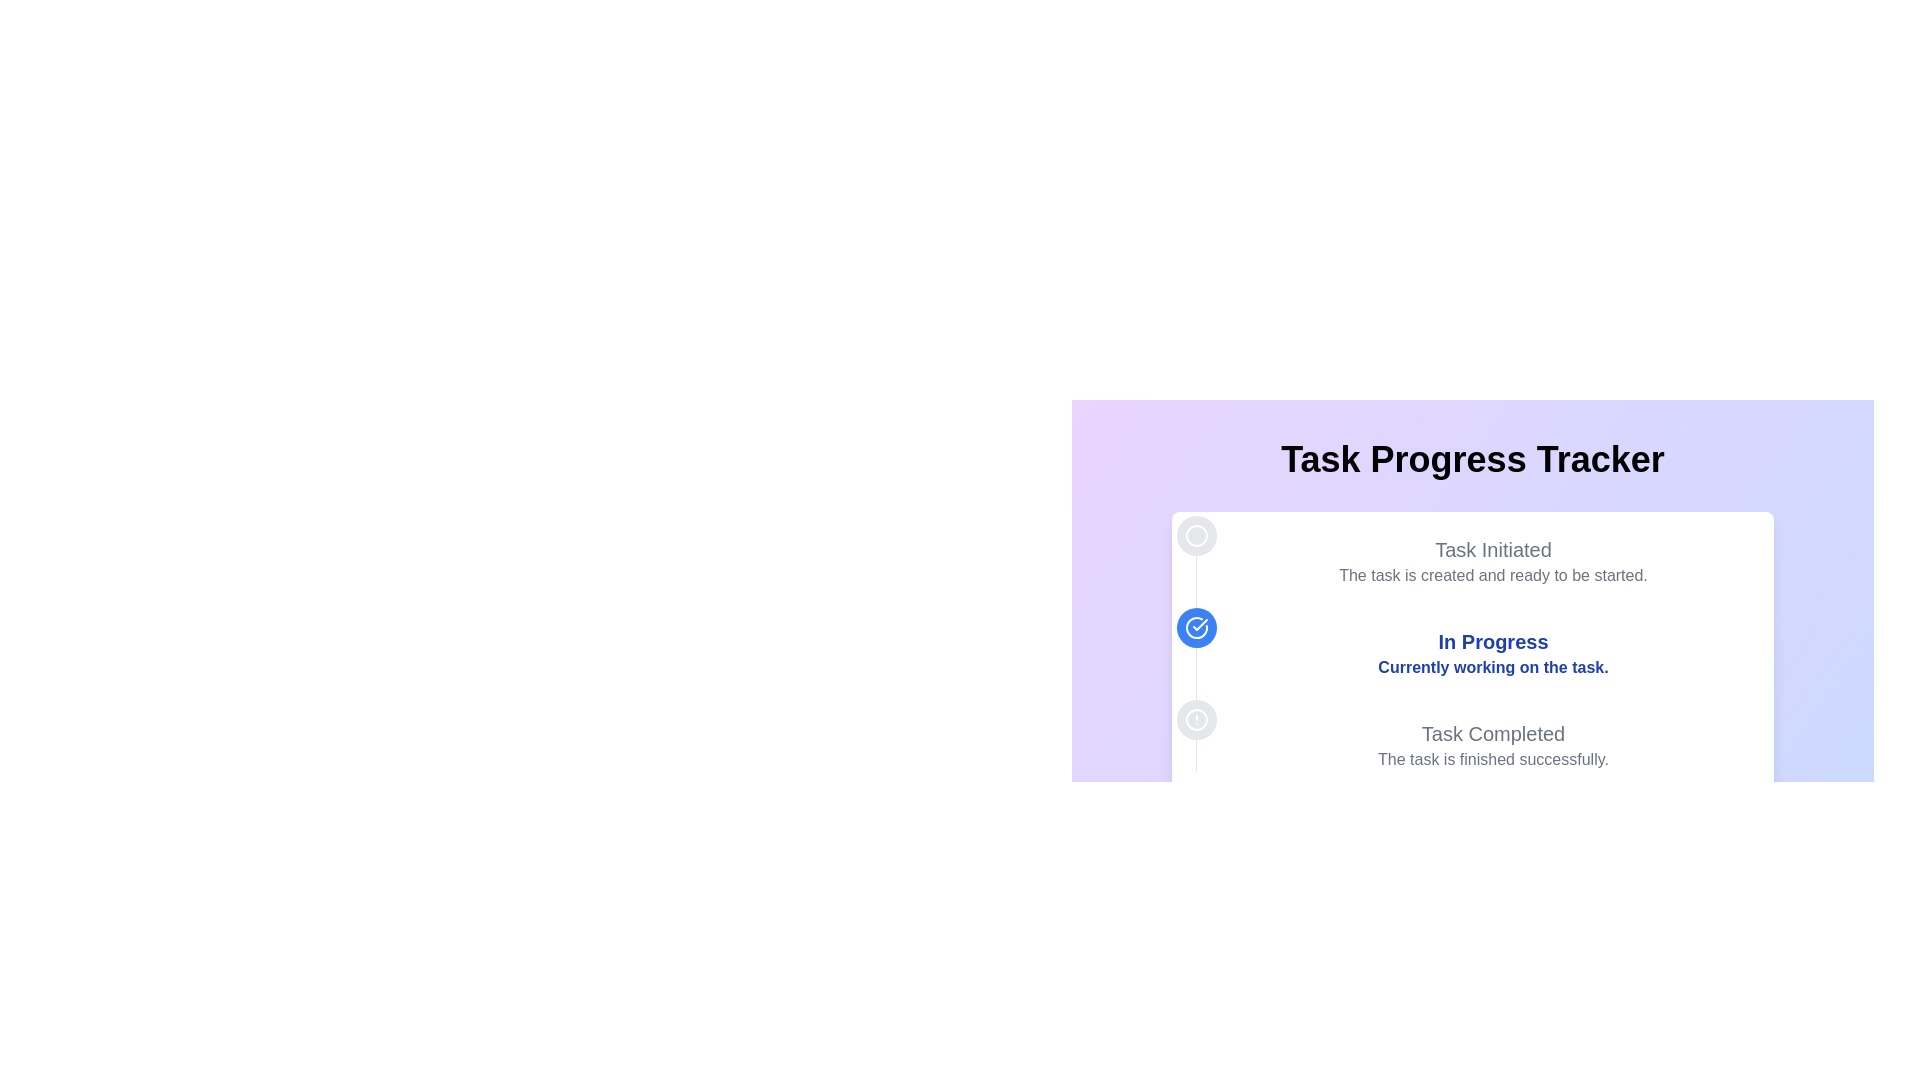  What do you see at coordinates (1473, 459) in the screenshot?
I see `the large, bold, and centered text header displaying 'Task Progress Tracker', which is located near the top-center area of the main interface with a gradient purple to blue background` at bounding box center [1473, 459].